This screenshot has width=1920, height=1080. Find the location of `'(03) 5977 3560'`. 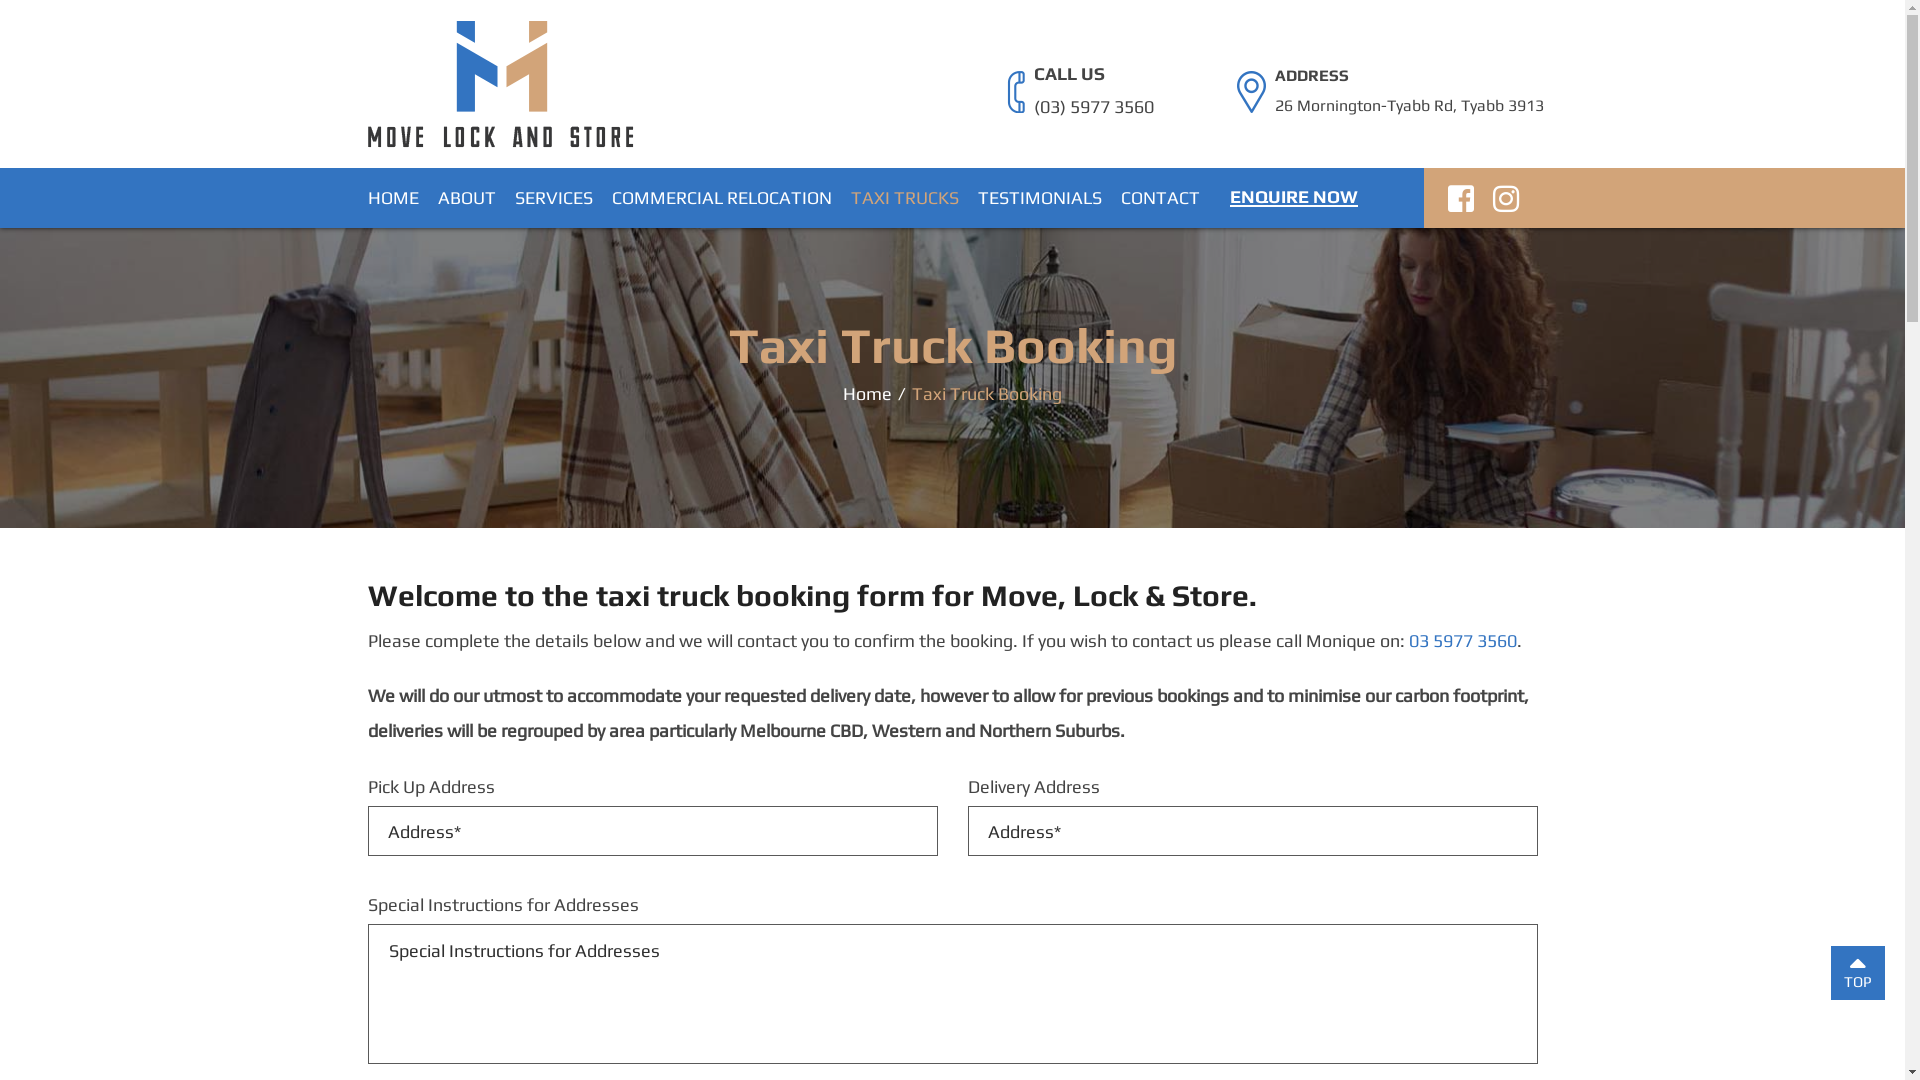

'(03) 5977 3560' is located at coordinates (1033, 107).